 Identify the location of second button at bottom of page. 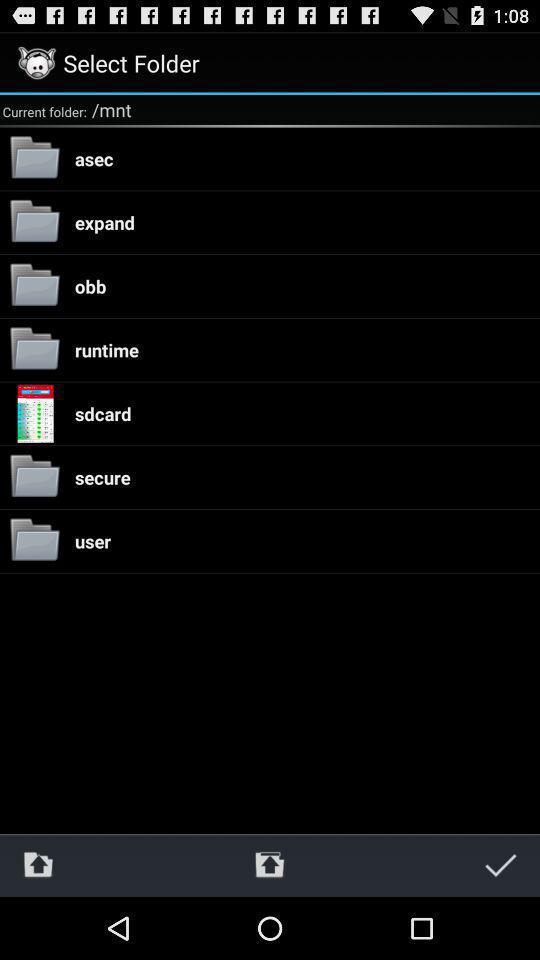
(269, 864).